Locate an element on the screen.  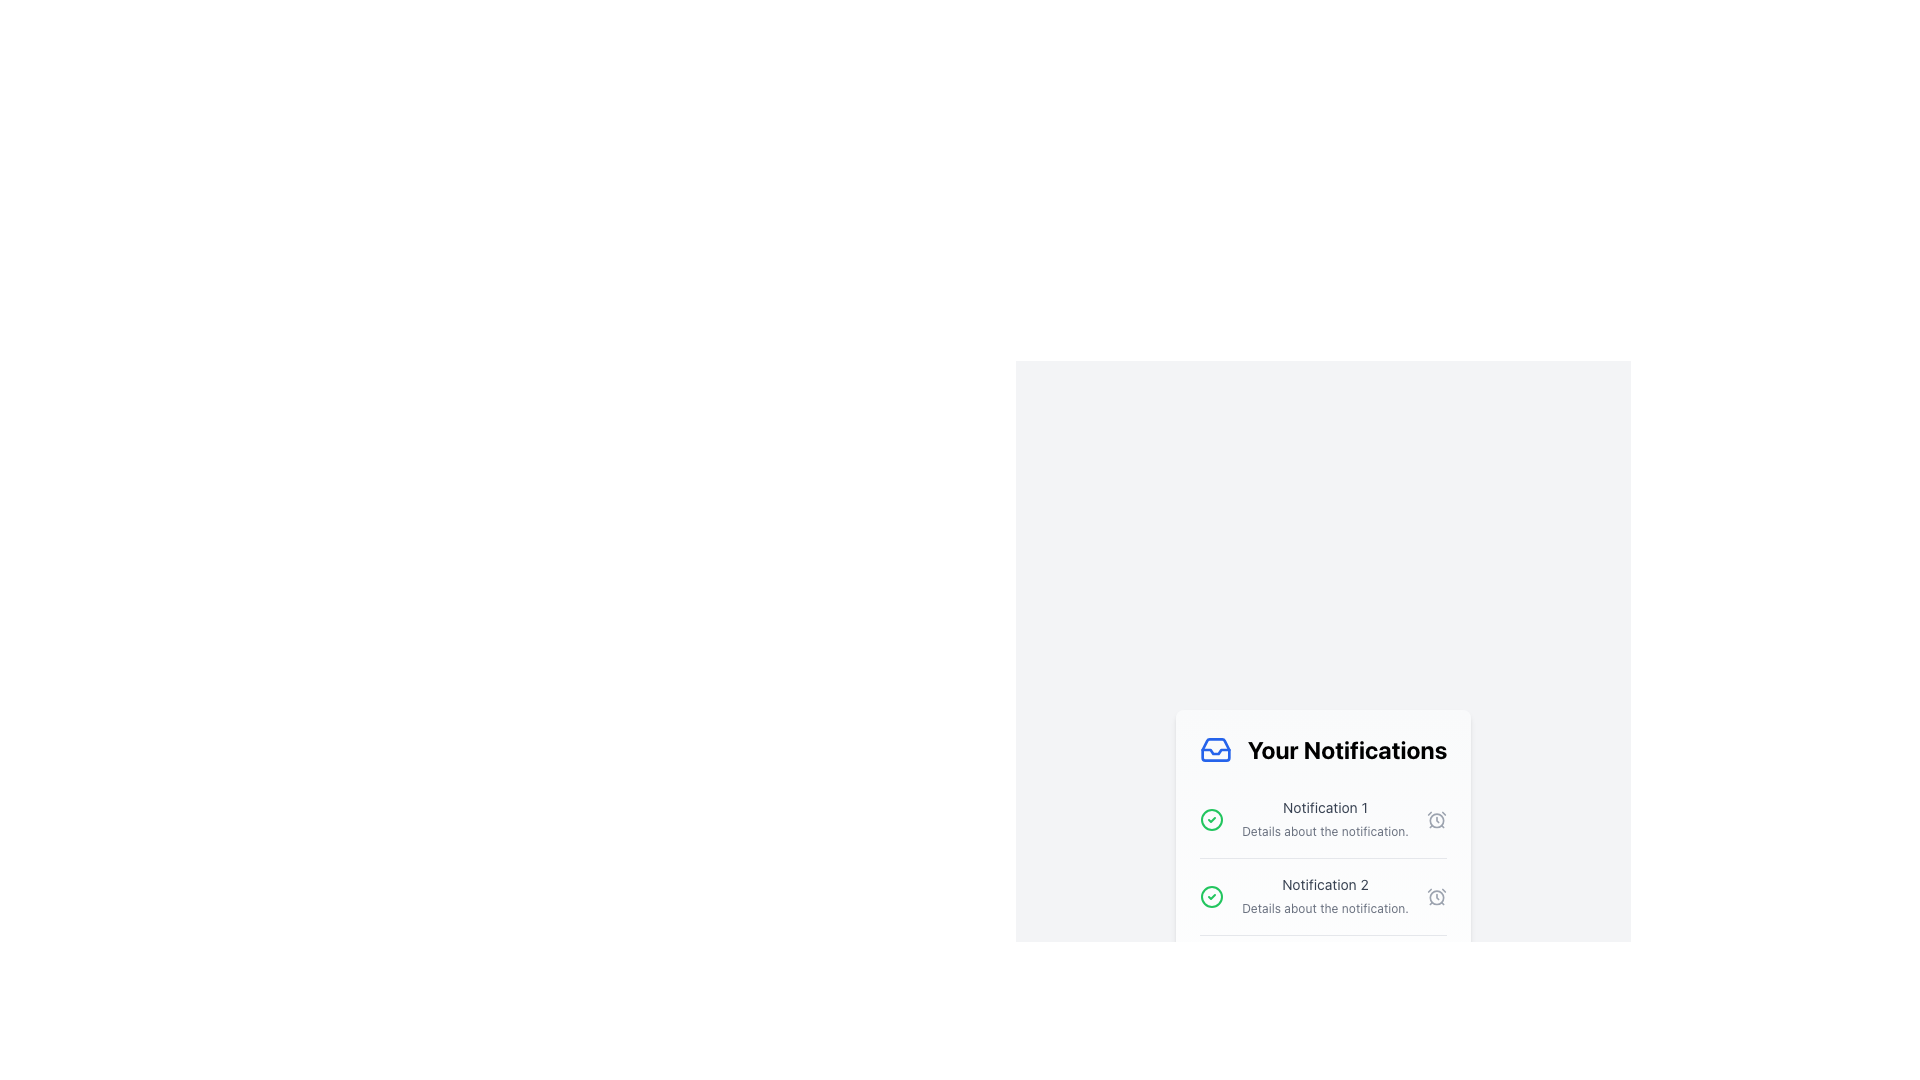
the green circular Status Indicator Icon with a check mark, which is located to the left of the text 'Details about the notification' in 'Notification 2' is located at coordinates (1210, 896).